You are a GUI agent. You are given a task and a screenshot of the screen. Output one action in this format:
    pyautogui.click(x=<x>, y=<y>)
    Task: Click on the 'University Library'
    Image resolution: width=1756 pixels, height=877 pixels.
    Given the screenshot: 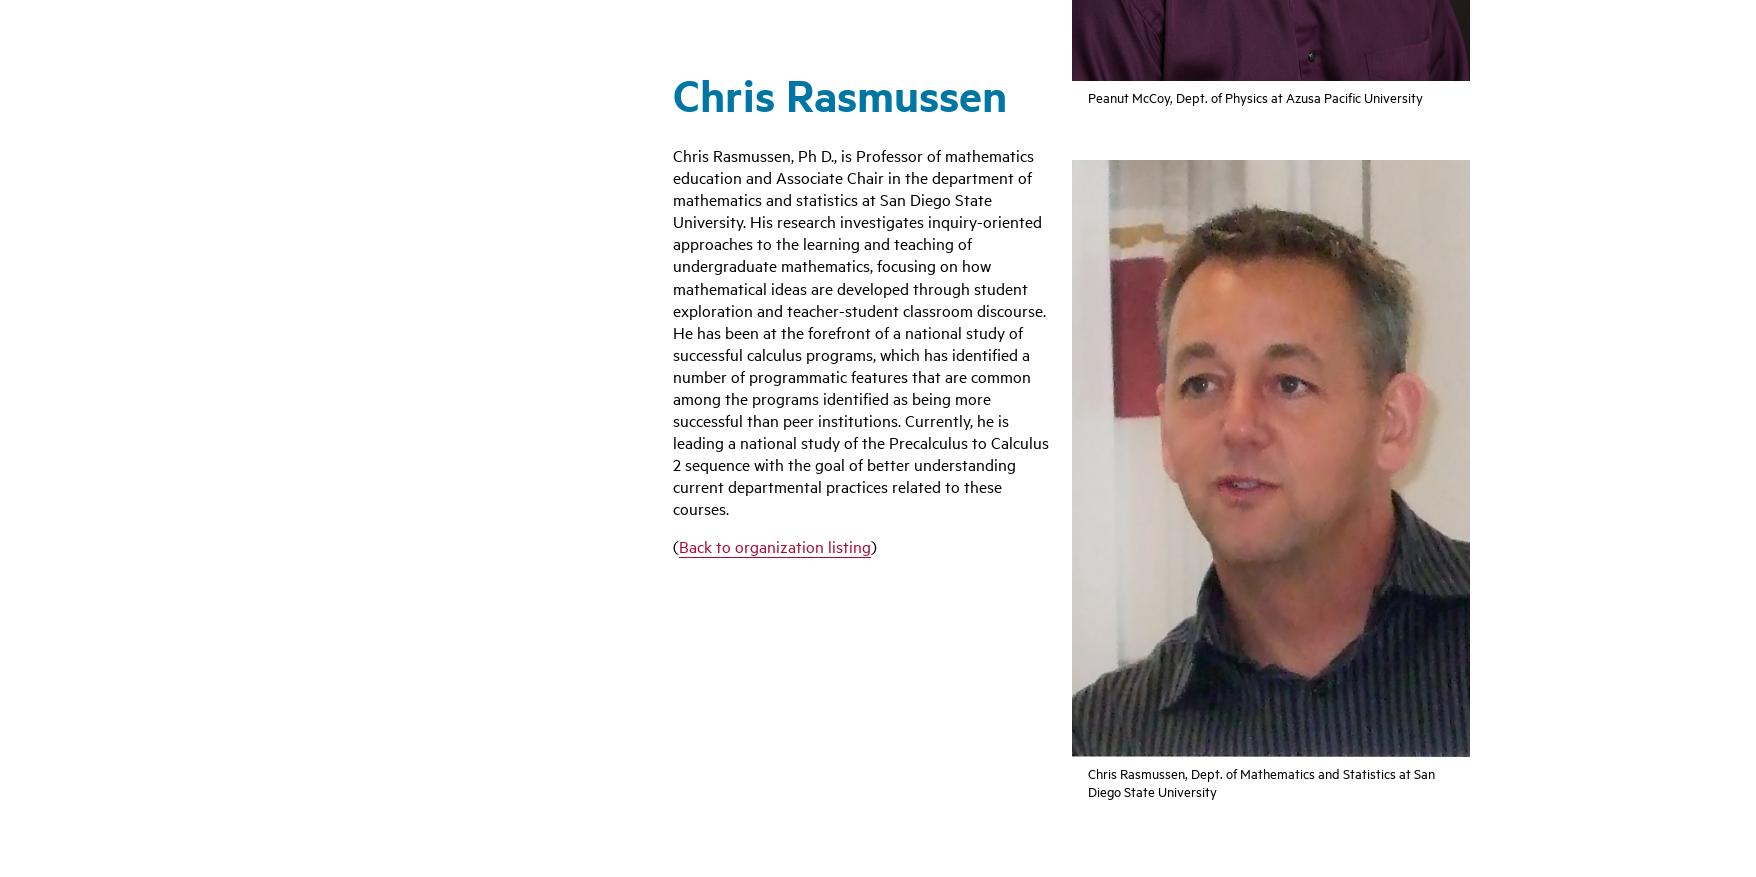 What is the action you would take?
    pyautogui.click(x=957, y=524)
    